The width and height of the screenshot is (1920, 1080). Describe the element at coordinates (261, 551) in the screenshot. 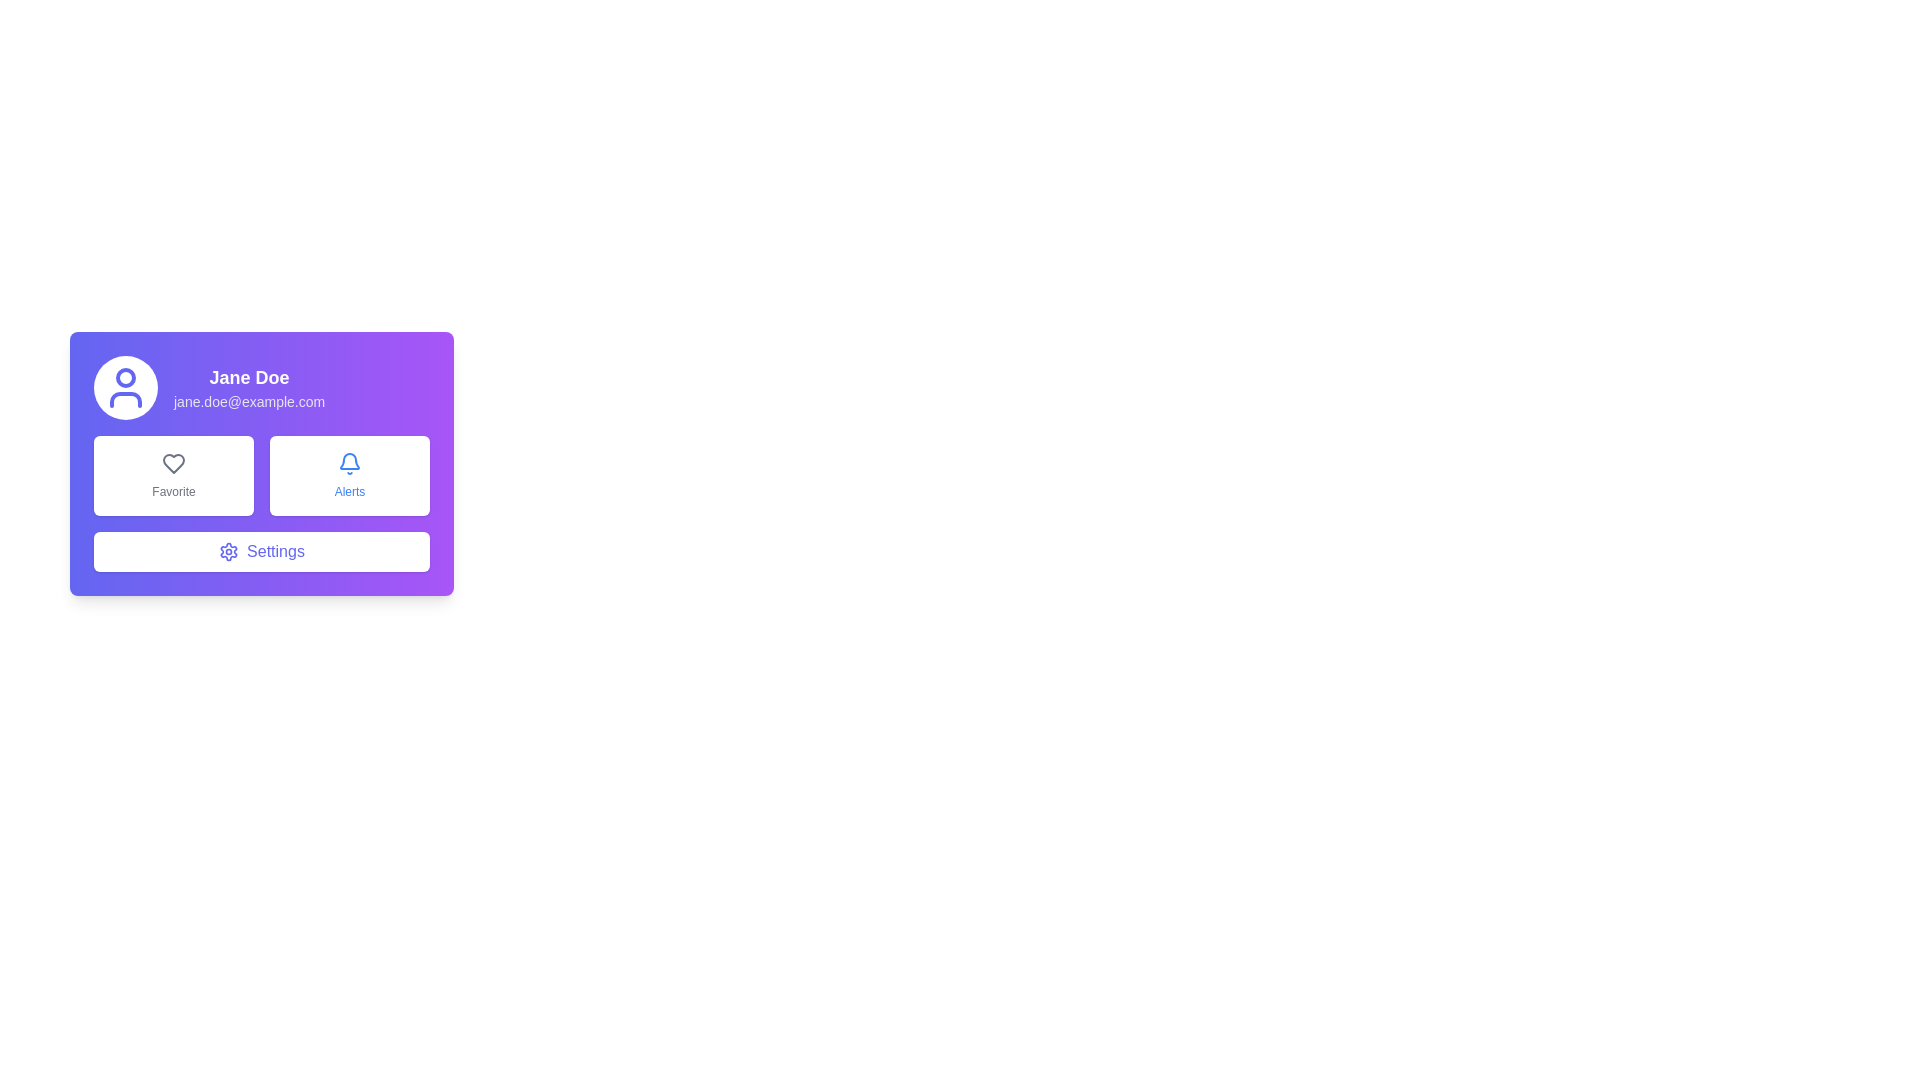

I see `the rectangular button with a white background and blue text reading 'Settings'` at that location.